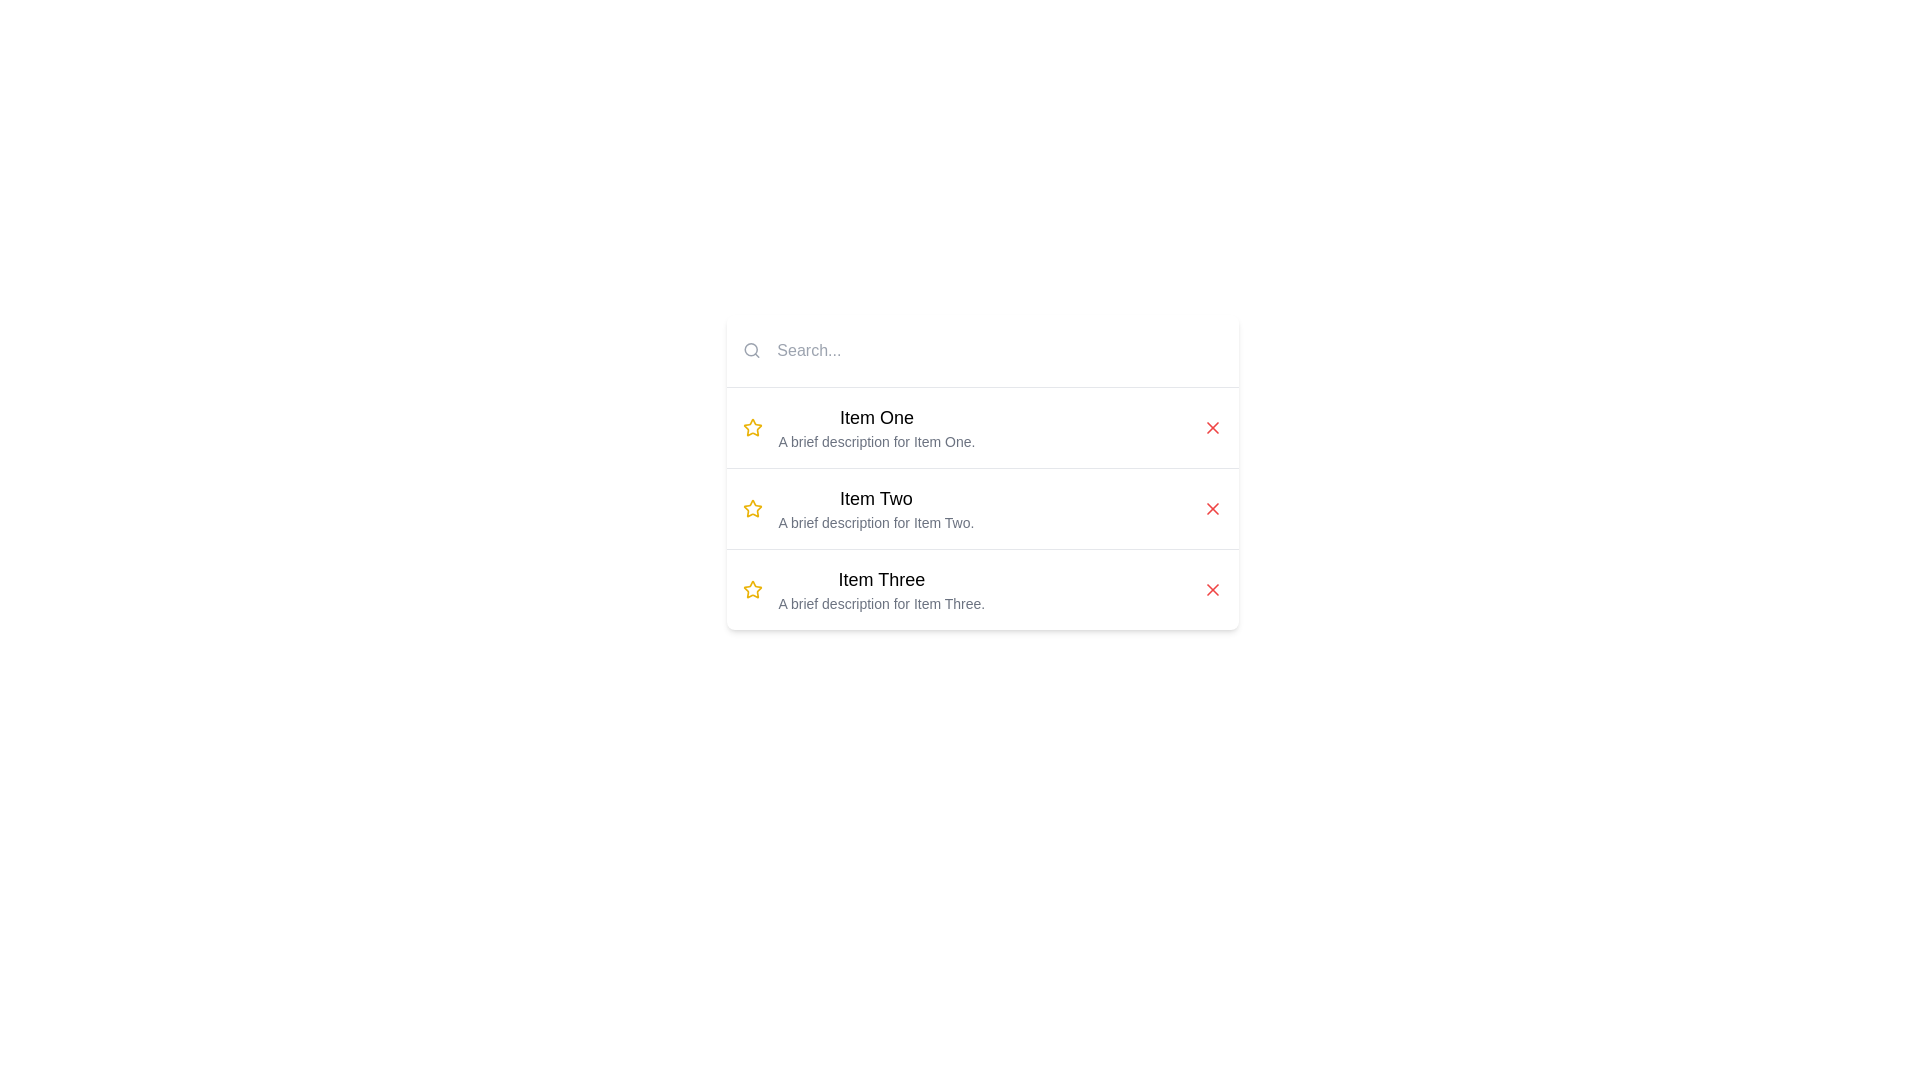 The width and height of the screenshot is (1920, 1080). What do you see at coordinates (1211, 508) in the screenshot?
I see `the button located` at bounding box center [1211, 508].